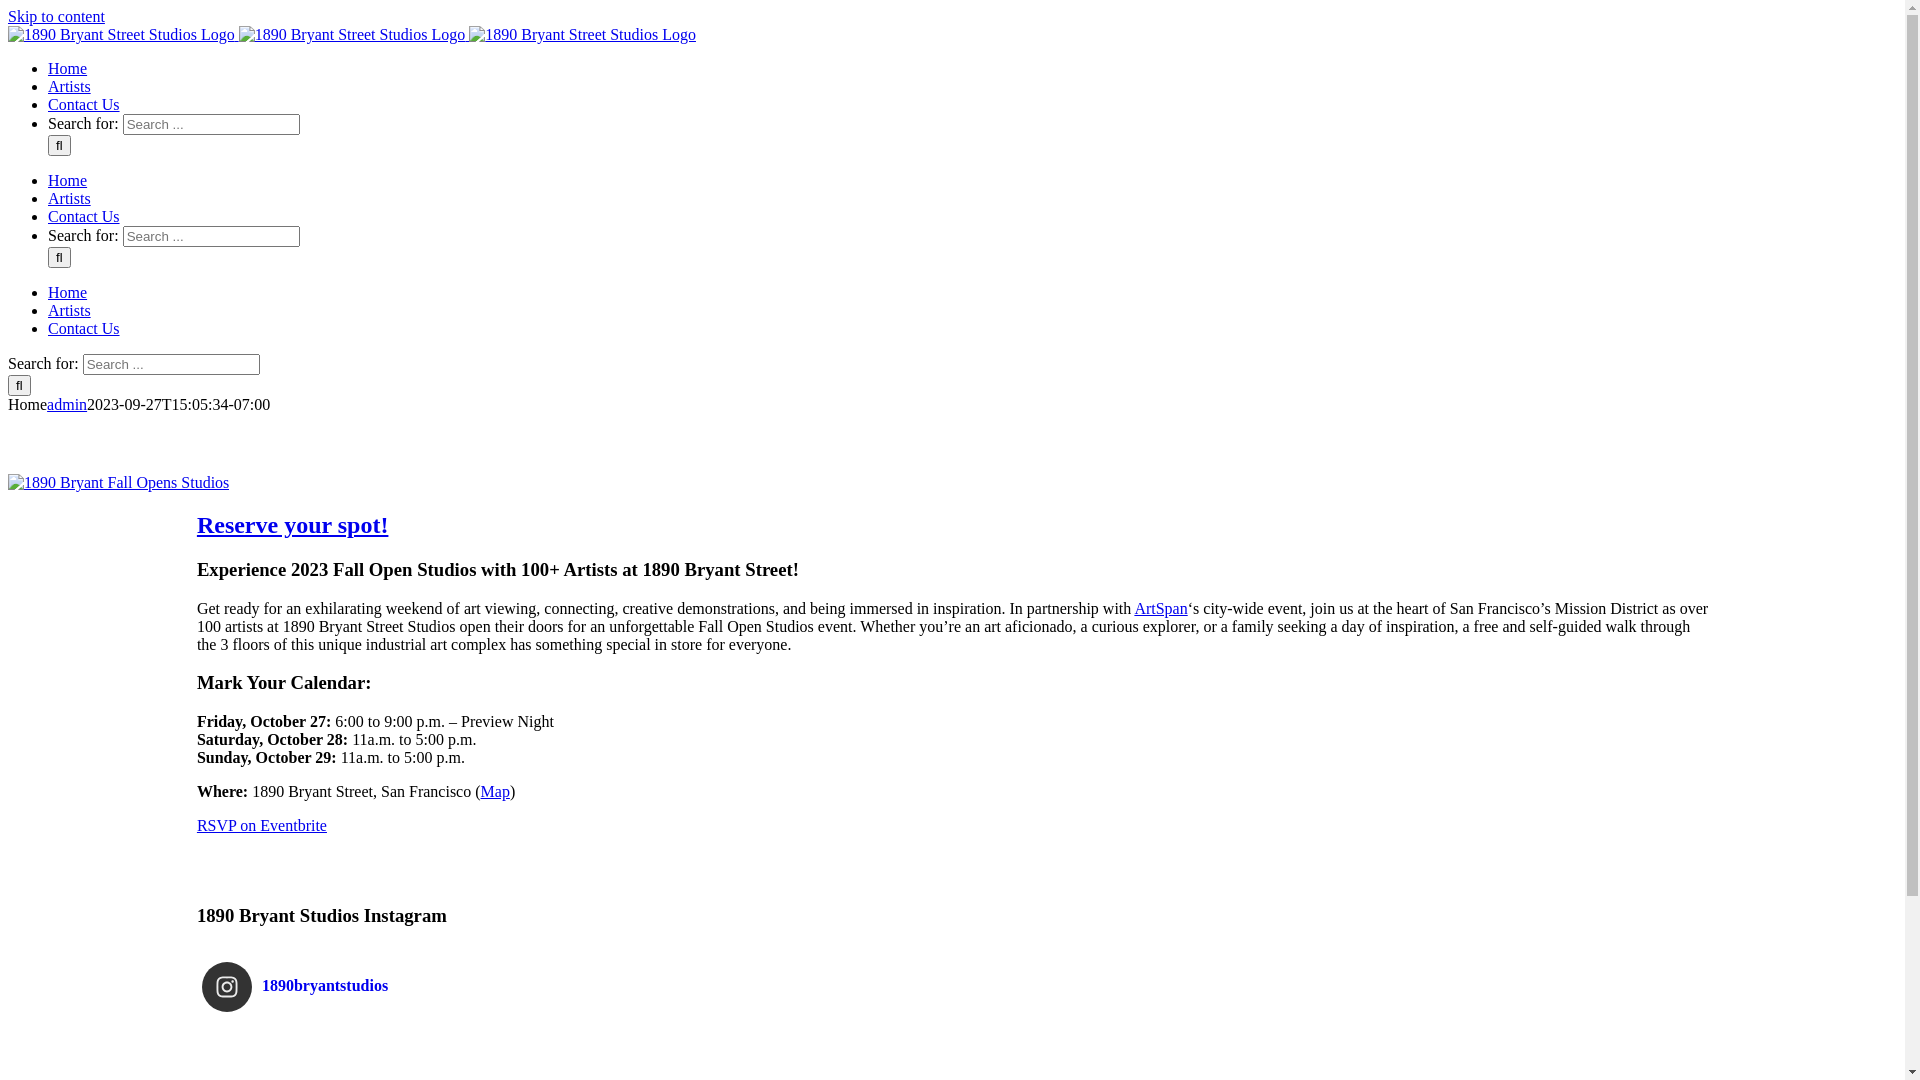 The width and height of the screenshot is (1920, 1080). Describe the element at coordinates (67, 180) in the screenshot. I see `'Home'` at that location.